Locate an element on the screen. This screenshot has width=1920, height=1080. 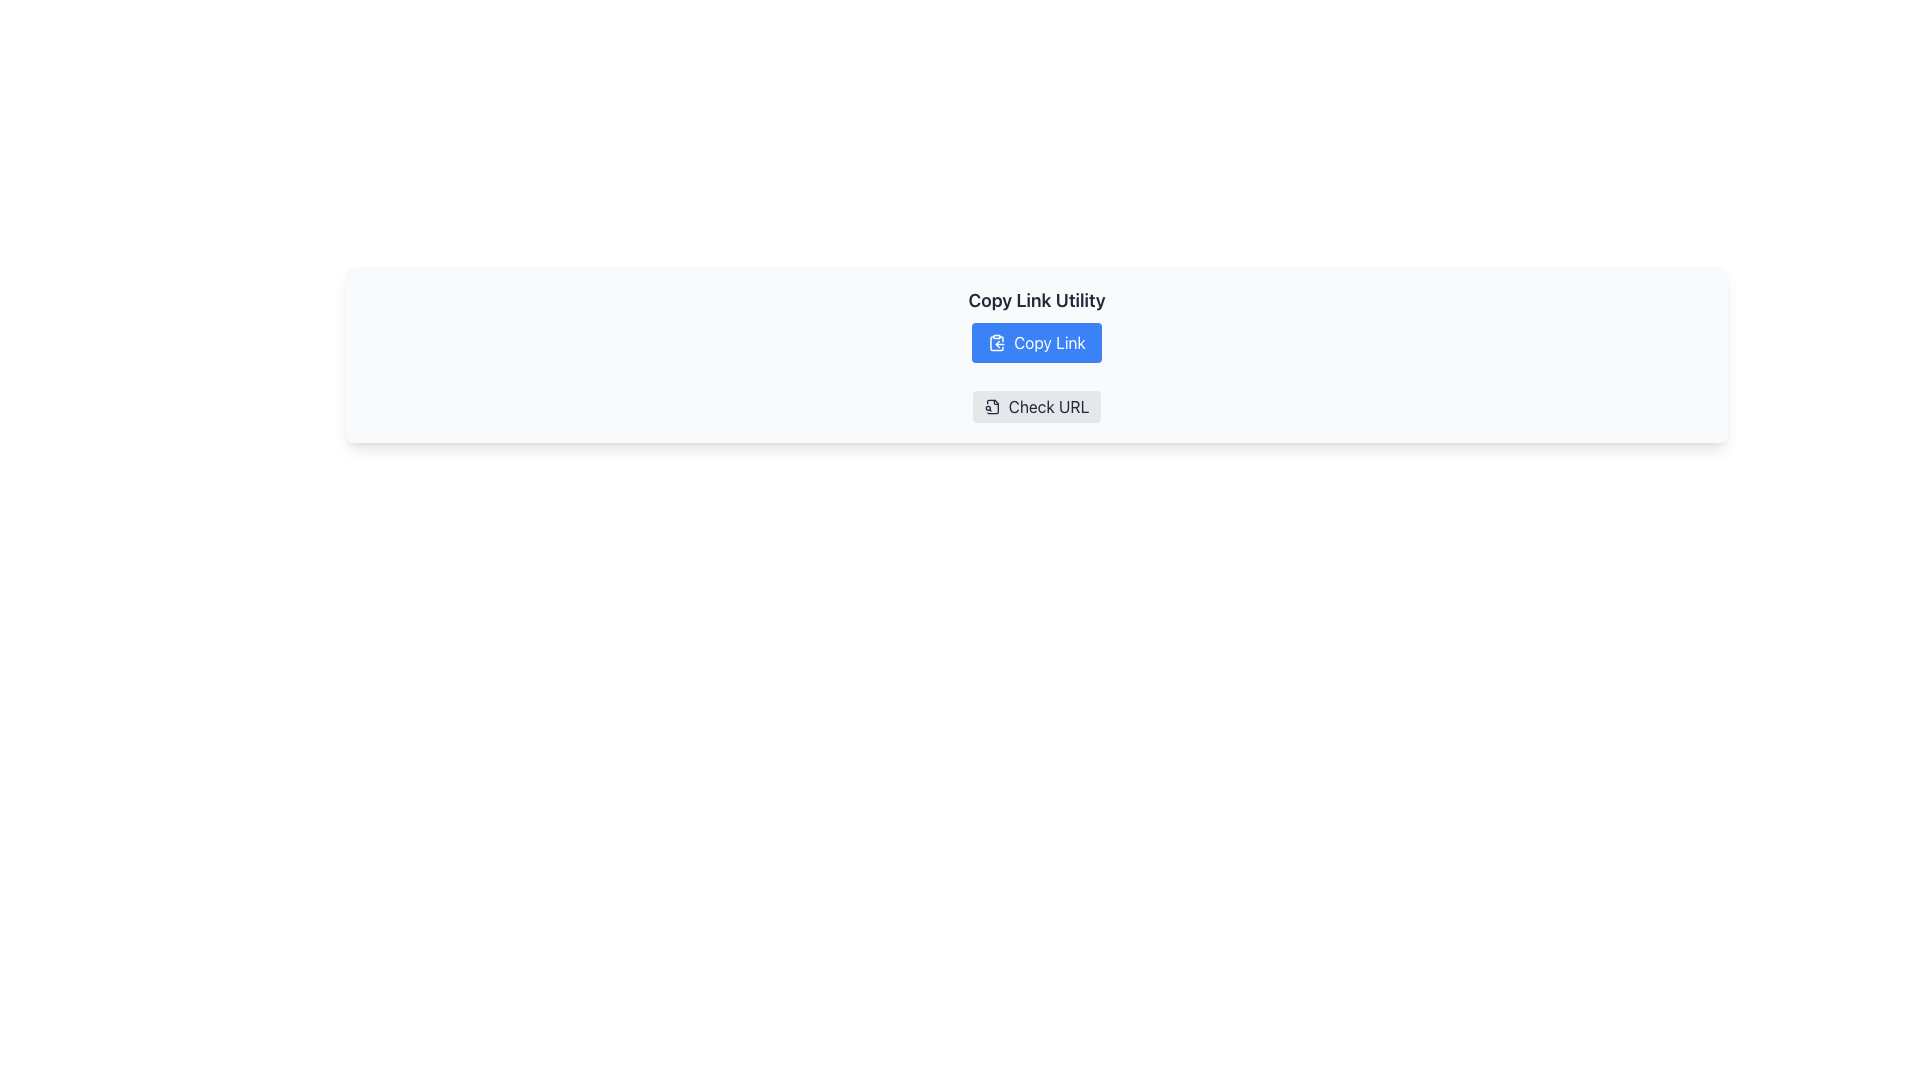
the 'Copy Link' button, which has a blue background, white text, and a clipboard icon, located at the upper portion of a vertical layout is located at coordinates (1036, 342).